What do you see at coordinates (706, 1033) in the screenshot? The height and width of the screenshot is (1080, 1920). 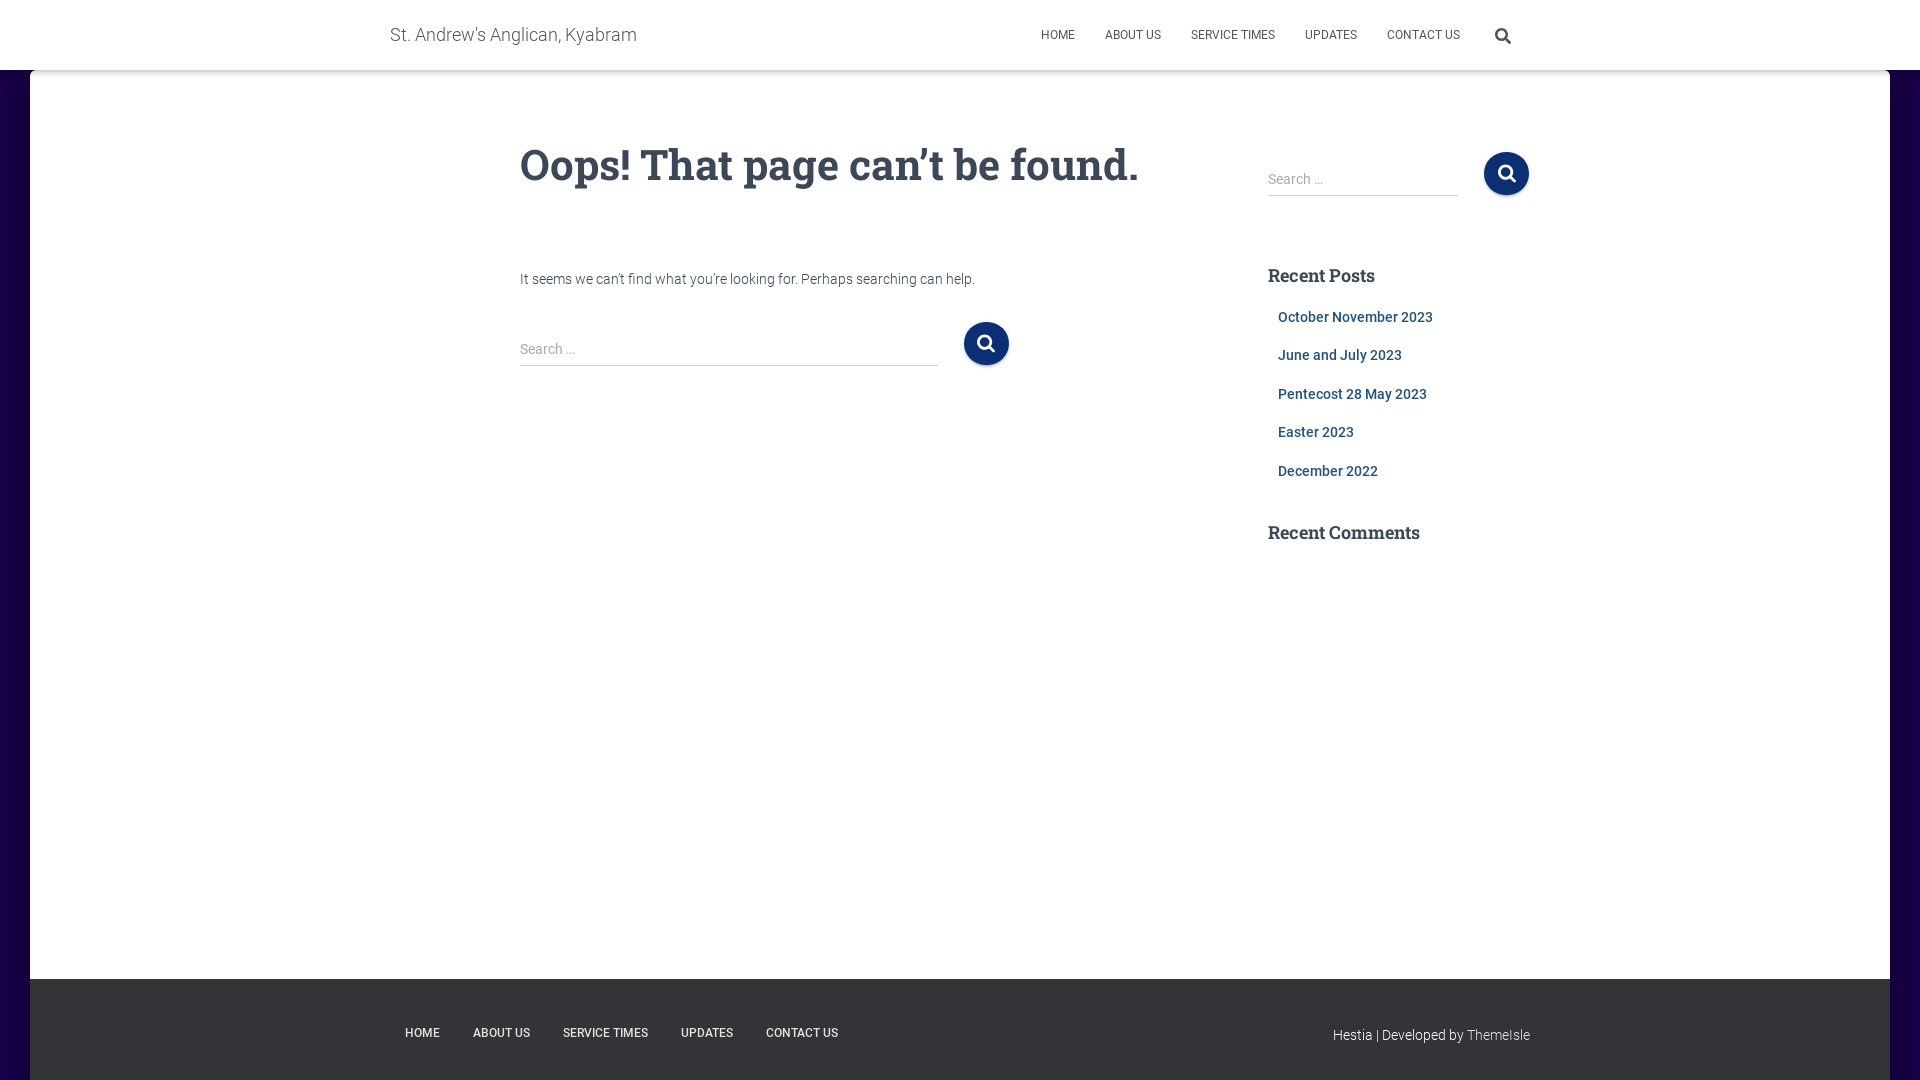 I see `'UPDATES'` at bounding box center [706, 1033].